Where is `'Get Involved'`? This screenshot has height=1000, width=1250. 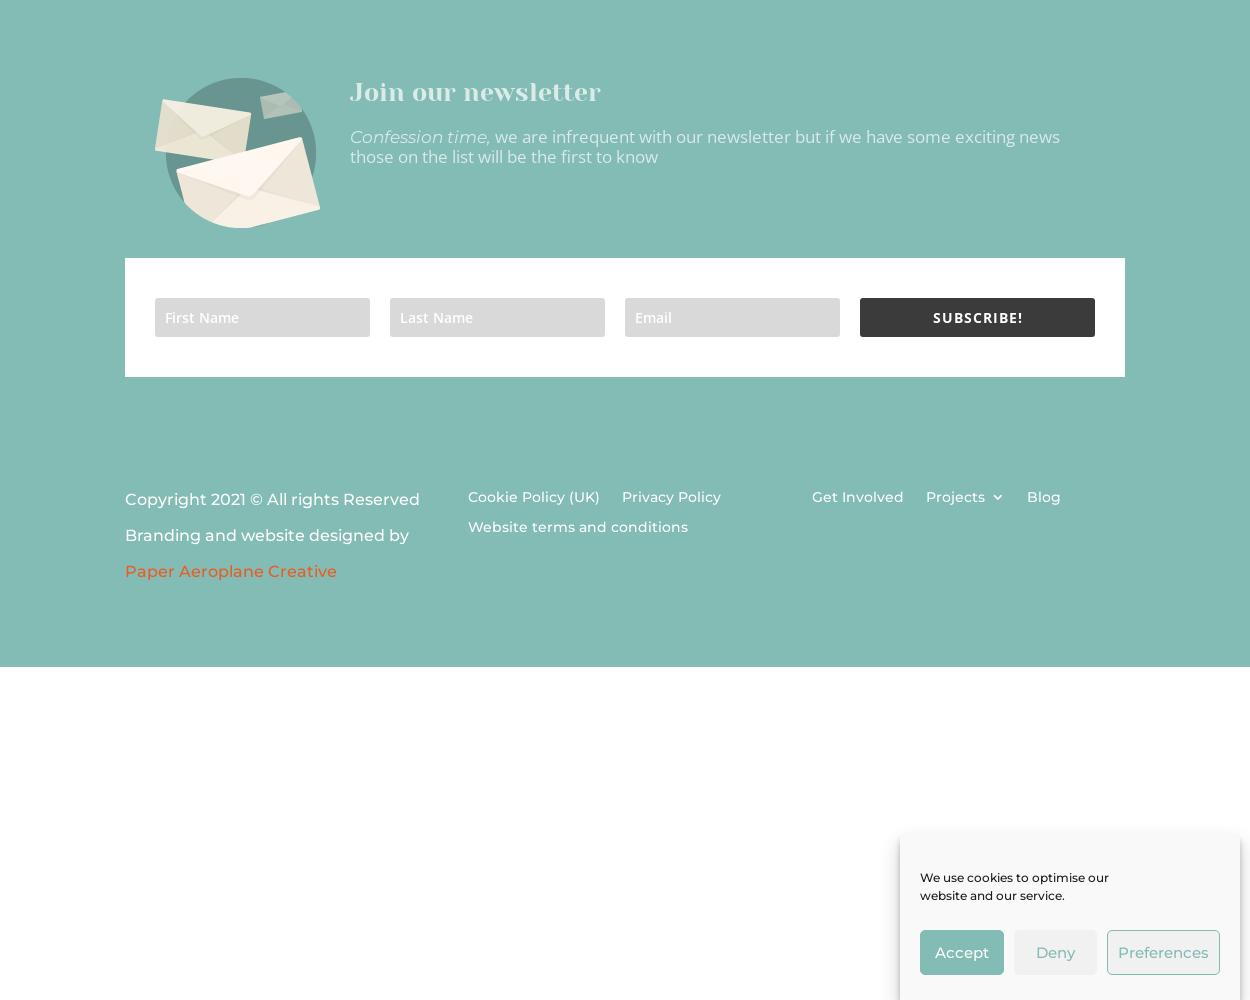 'Get Involved' is located at coordinates (856, 496).